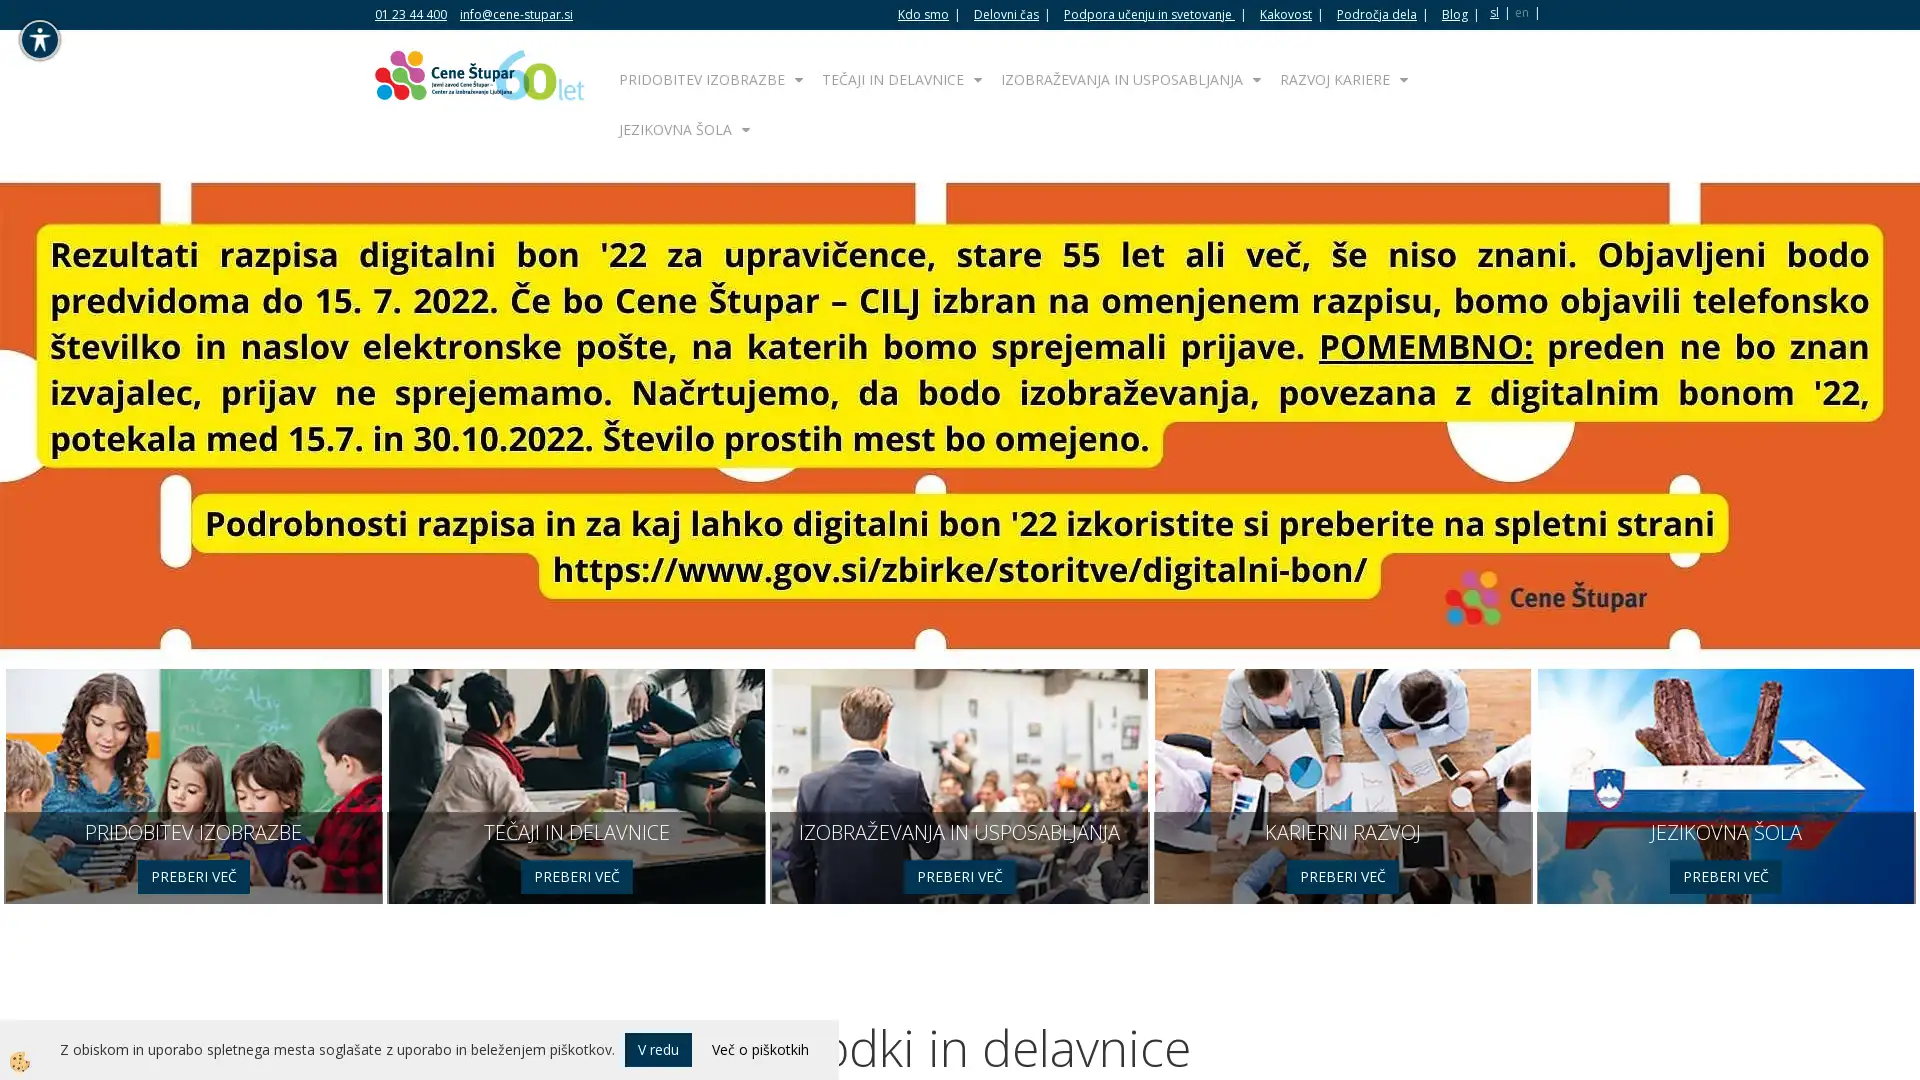 This screenshot has width=1920, height=1080. What do you see at coordinates (1425, 38) in the screenshot?
I see `ISCI` at bounding box center [1425, 38].